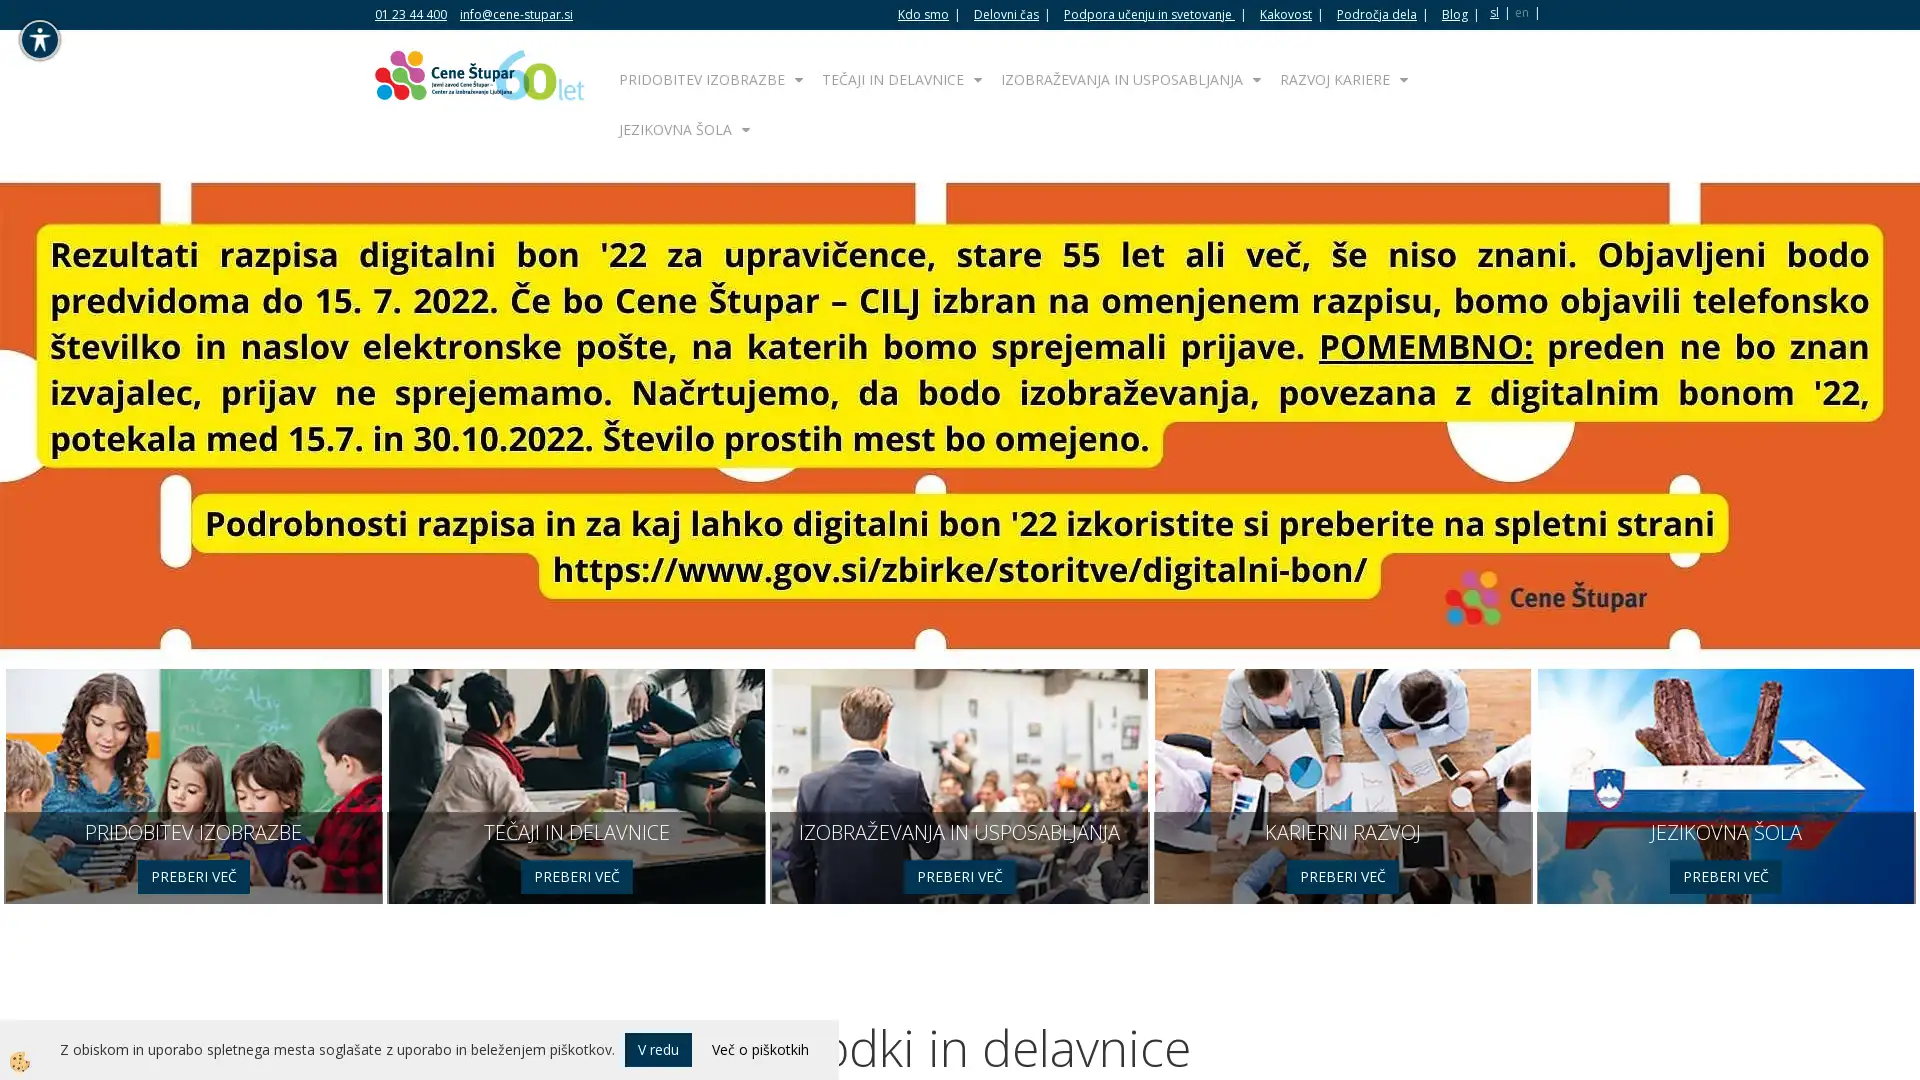 This screenshot has width=1920, height=1080. What do you see at coordinates (1425, 38) in the screenshot?
I see `ISCI` at bounding box center [1425, 38].